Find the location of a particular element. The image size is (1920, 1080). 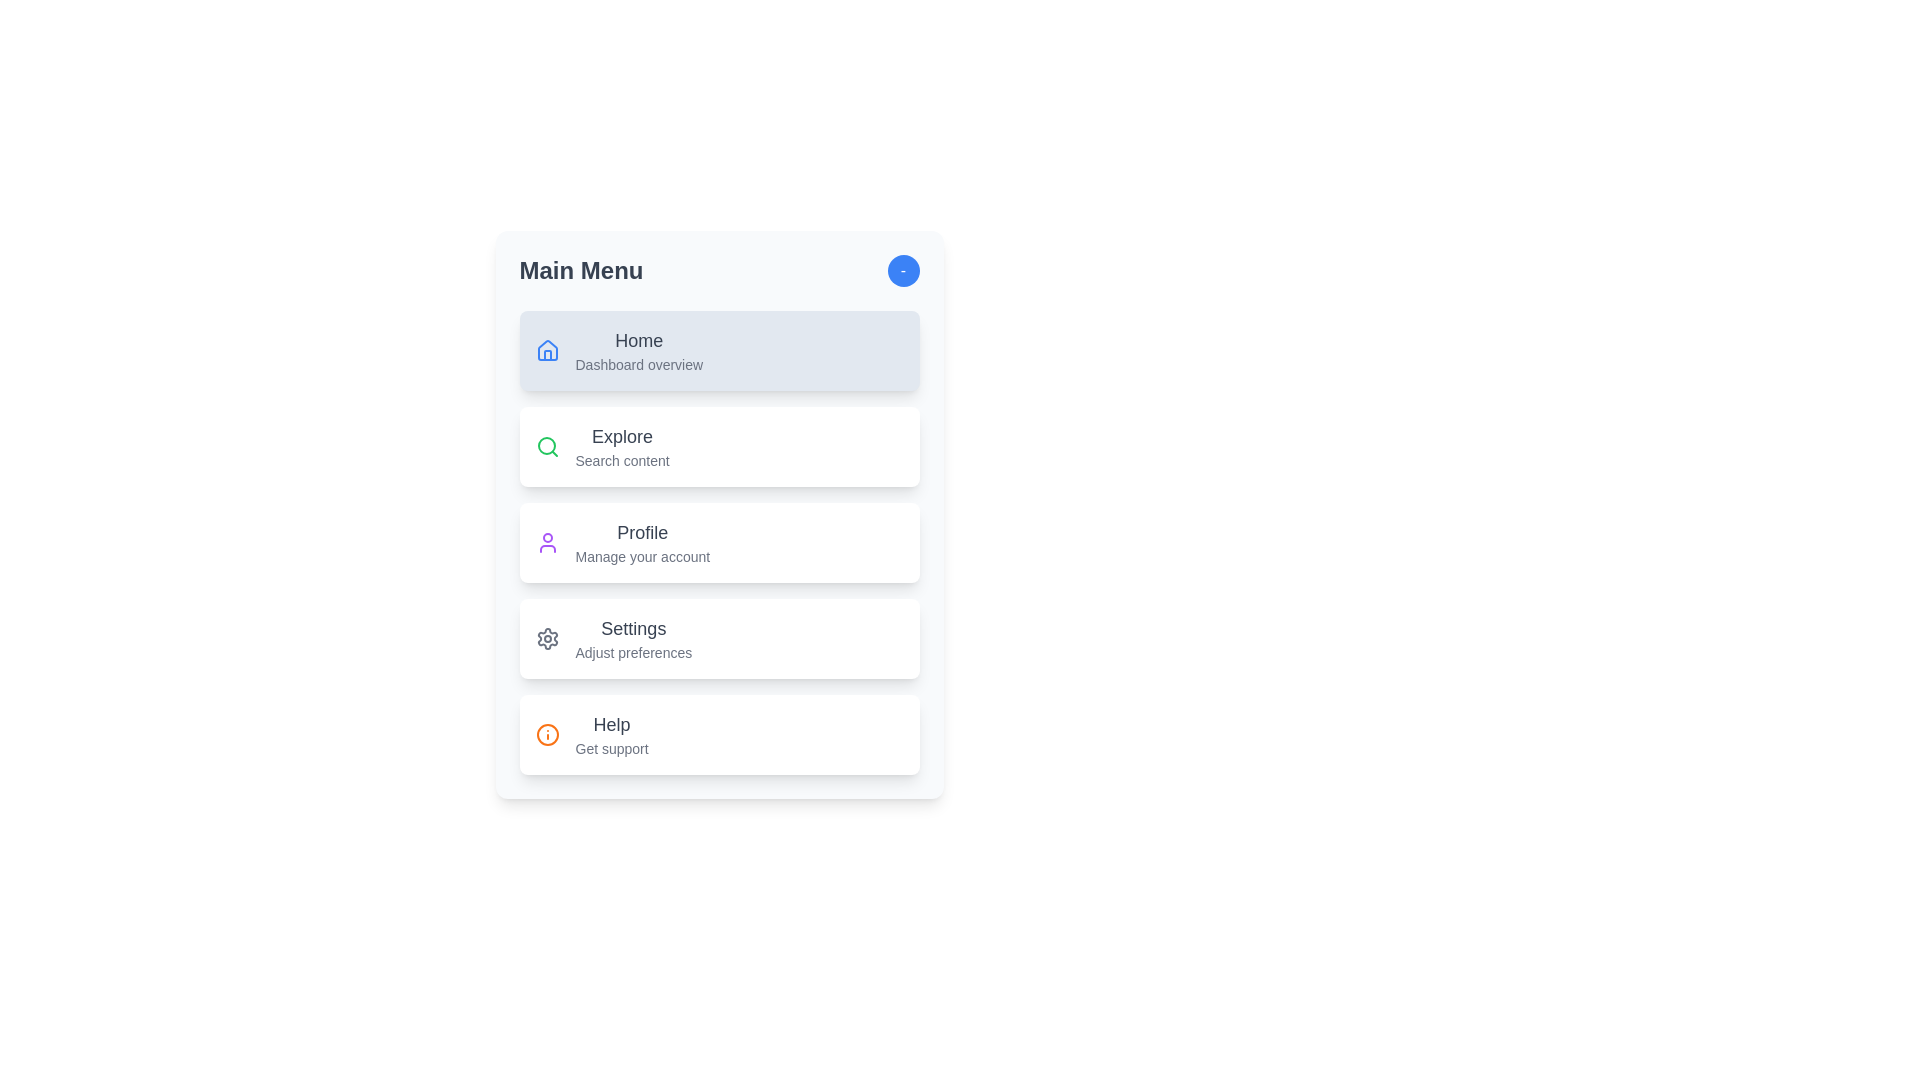

the menu item labeled 'Settings' to observe visual feedback is located at coordinates (719, 639).